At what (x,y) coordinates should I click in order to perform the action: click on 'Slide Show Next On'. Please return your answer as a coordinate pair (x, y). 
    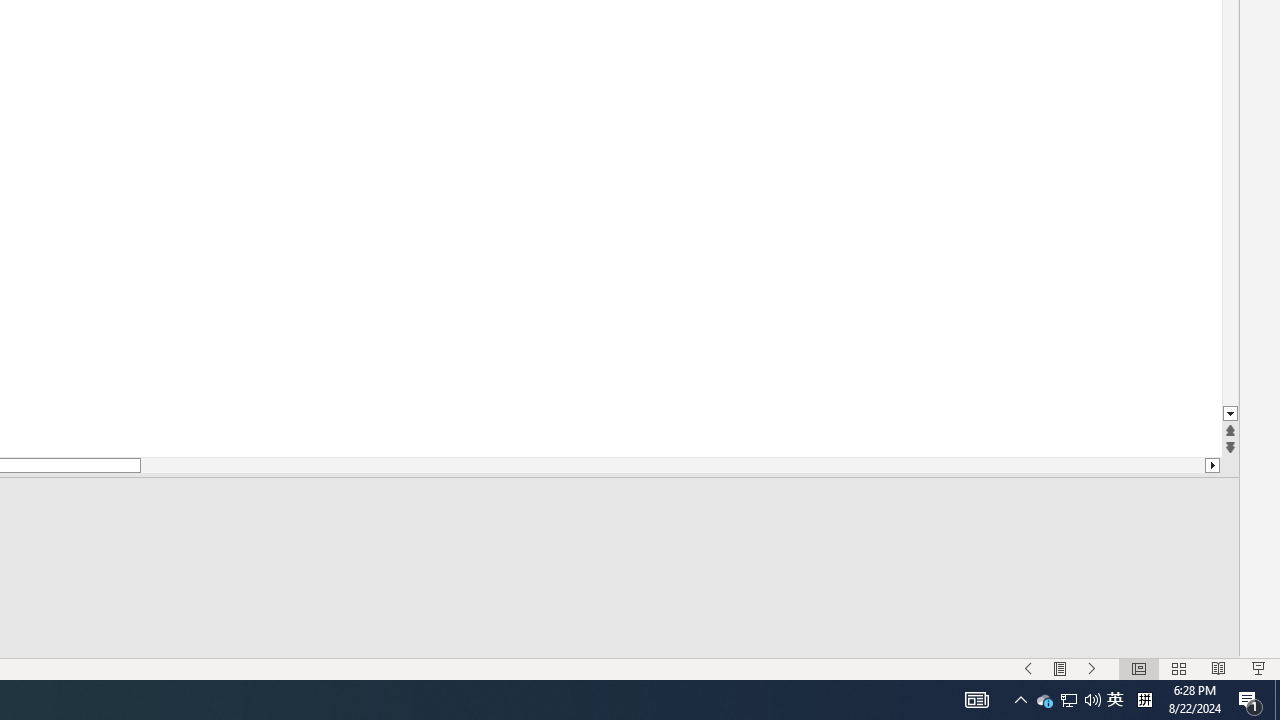
    Looking at the image, I should click on (1059, 669).